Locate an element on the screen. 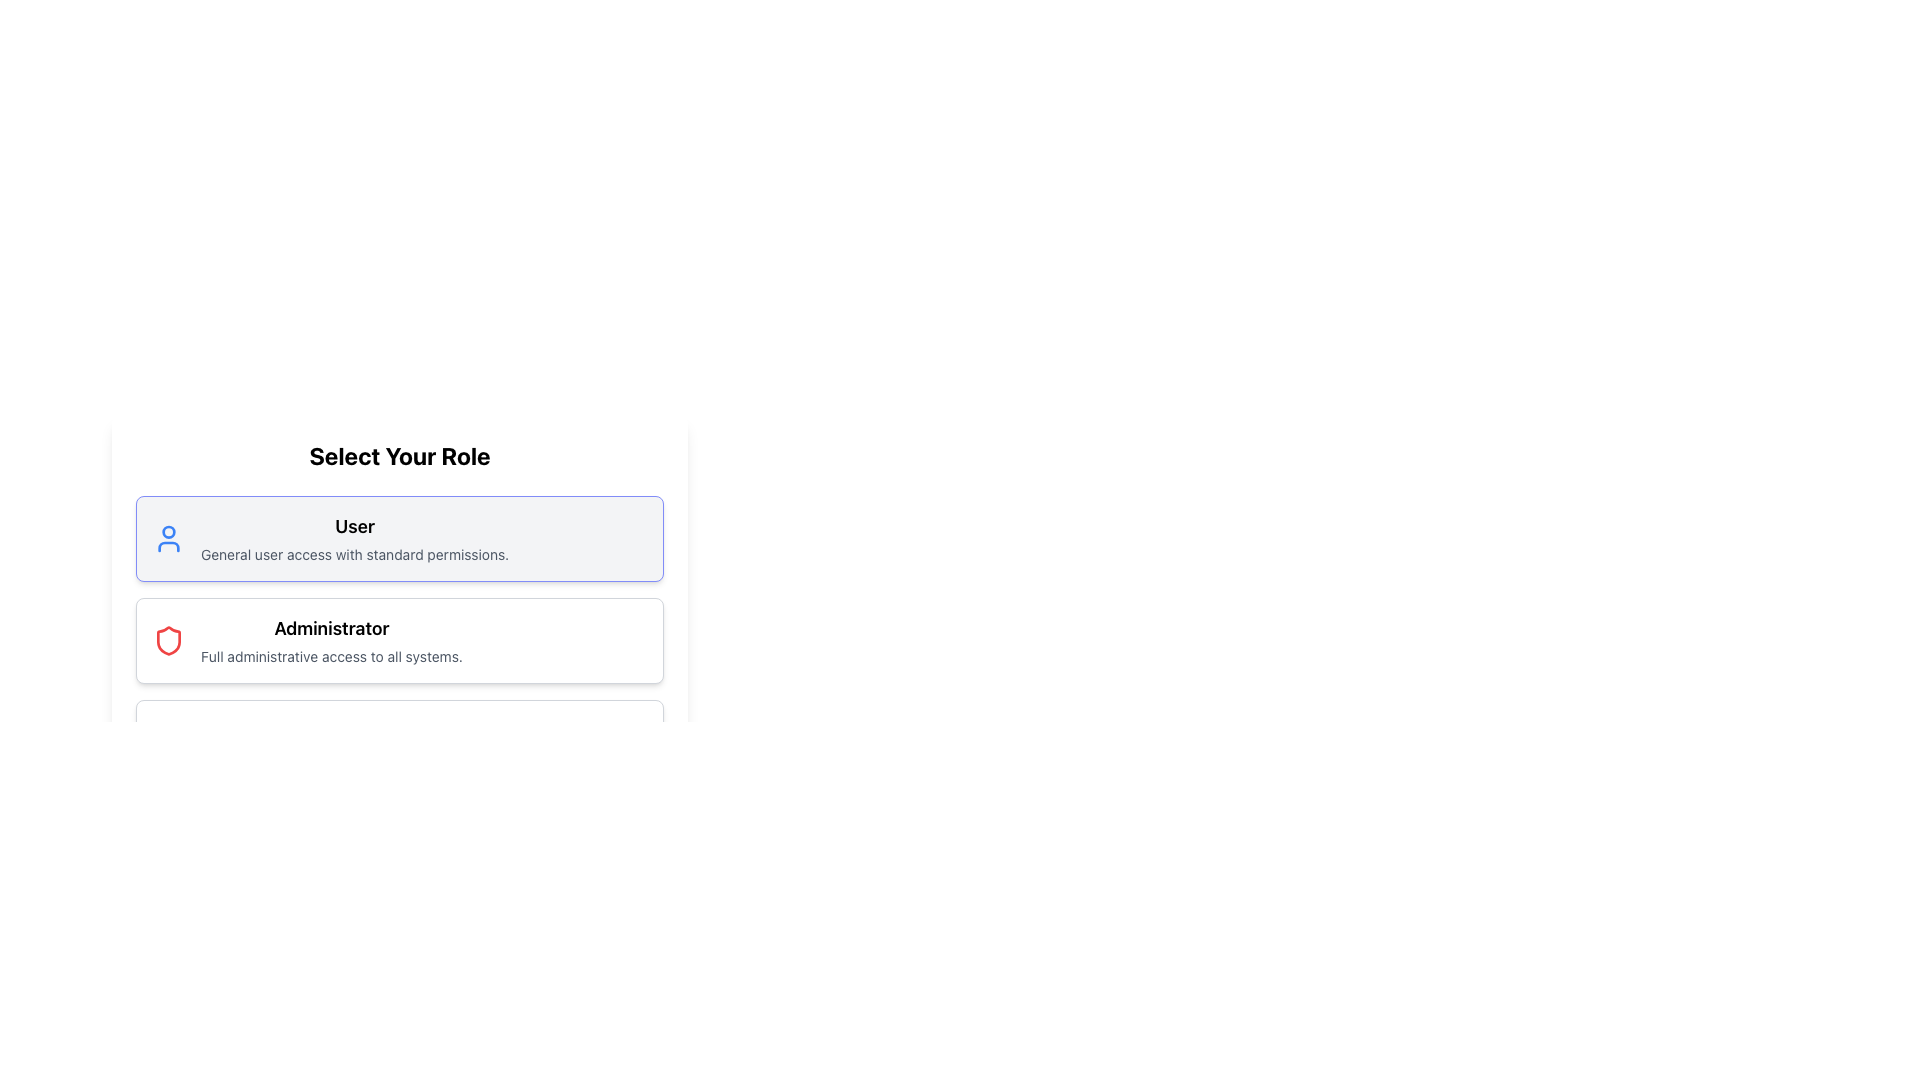 The width and height of the screenshot is (1920, 1080). the text label 'User' which serves as the title for the first listed role in the 'Select Your Role' selection interface is located at coordinates (355, 526).